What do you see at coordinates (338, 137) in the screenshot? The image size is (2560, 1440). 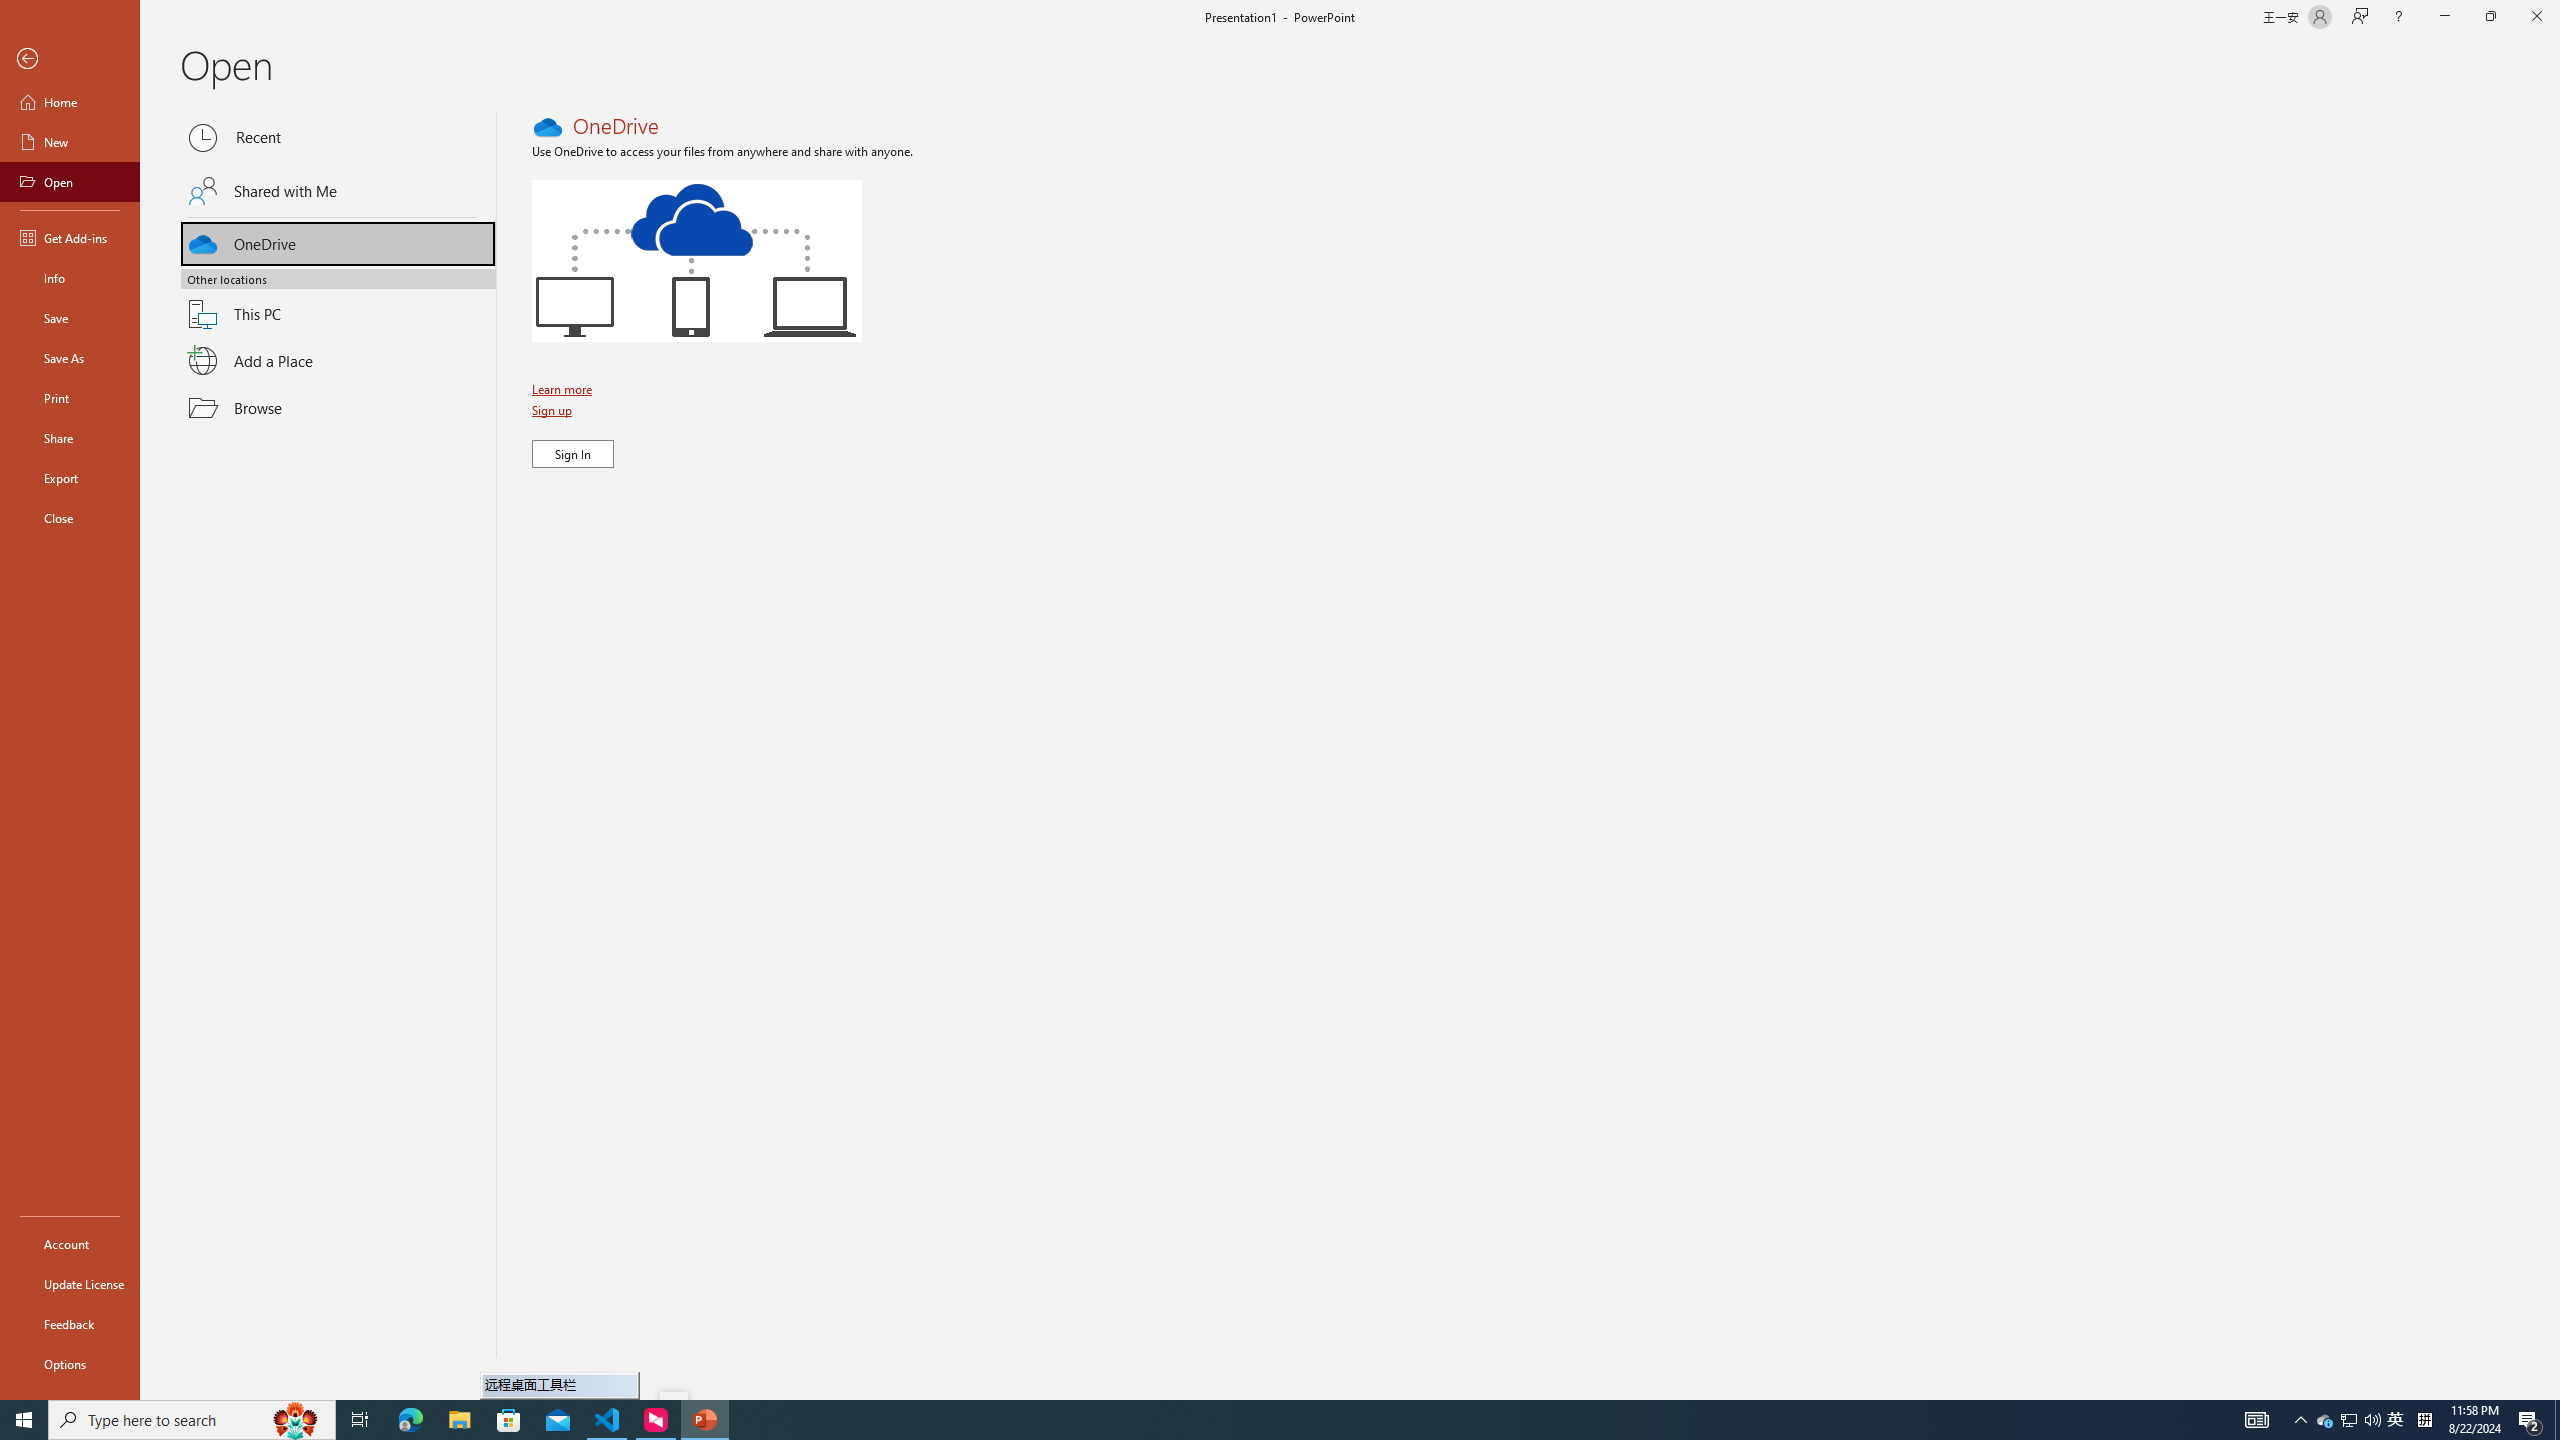 I see `'Recent'` at bounding box center [338, 137].